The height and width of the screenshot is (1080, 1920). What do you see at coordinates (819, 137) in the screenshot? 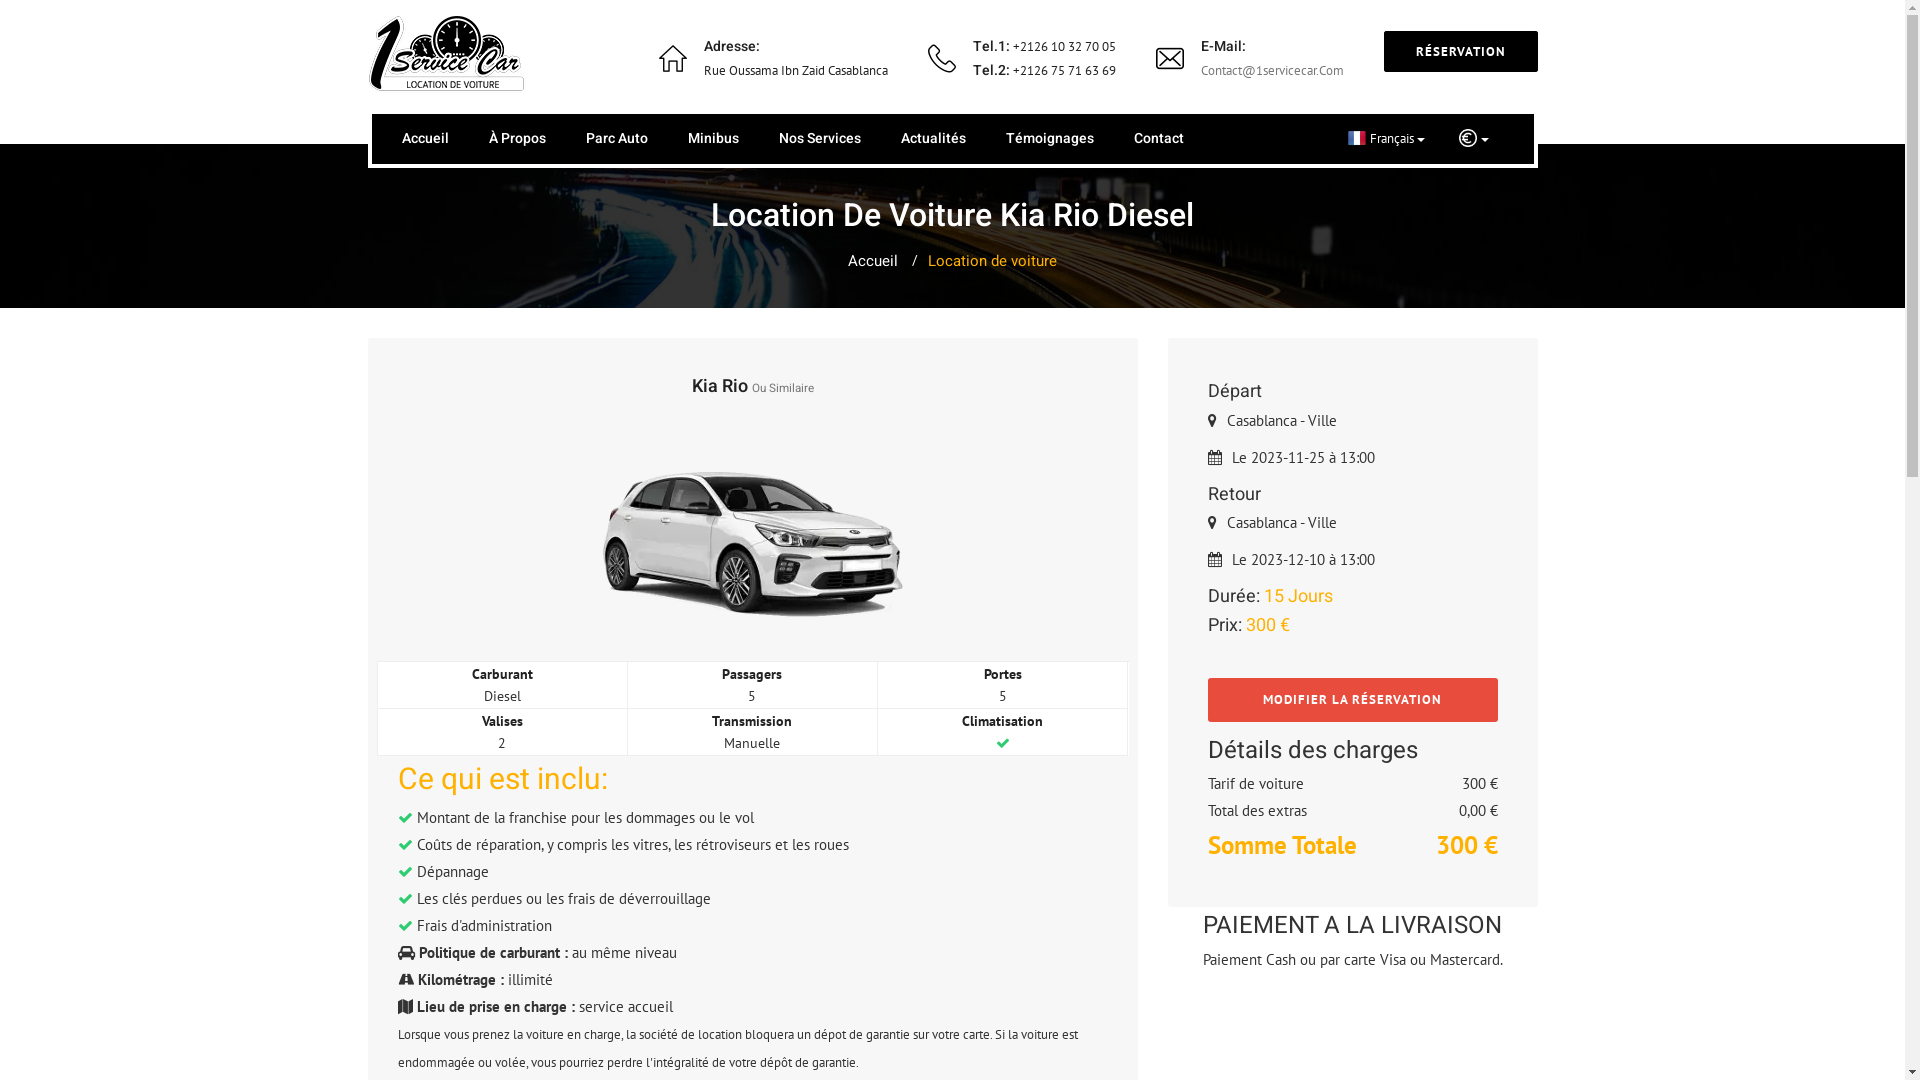
I see `'Nos Services'` at bounding box center [819, 137].